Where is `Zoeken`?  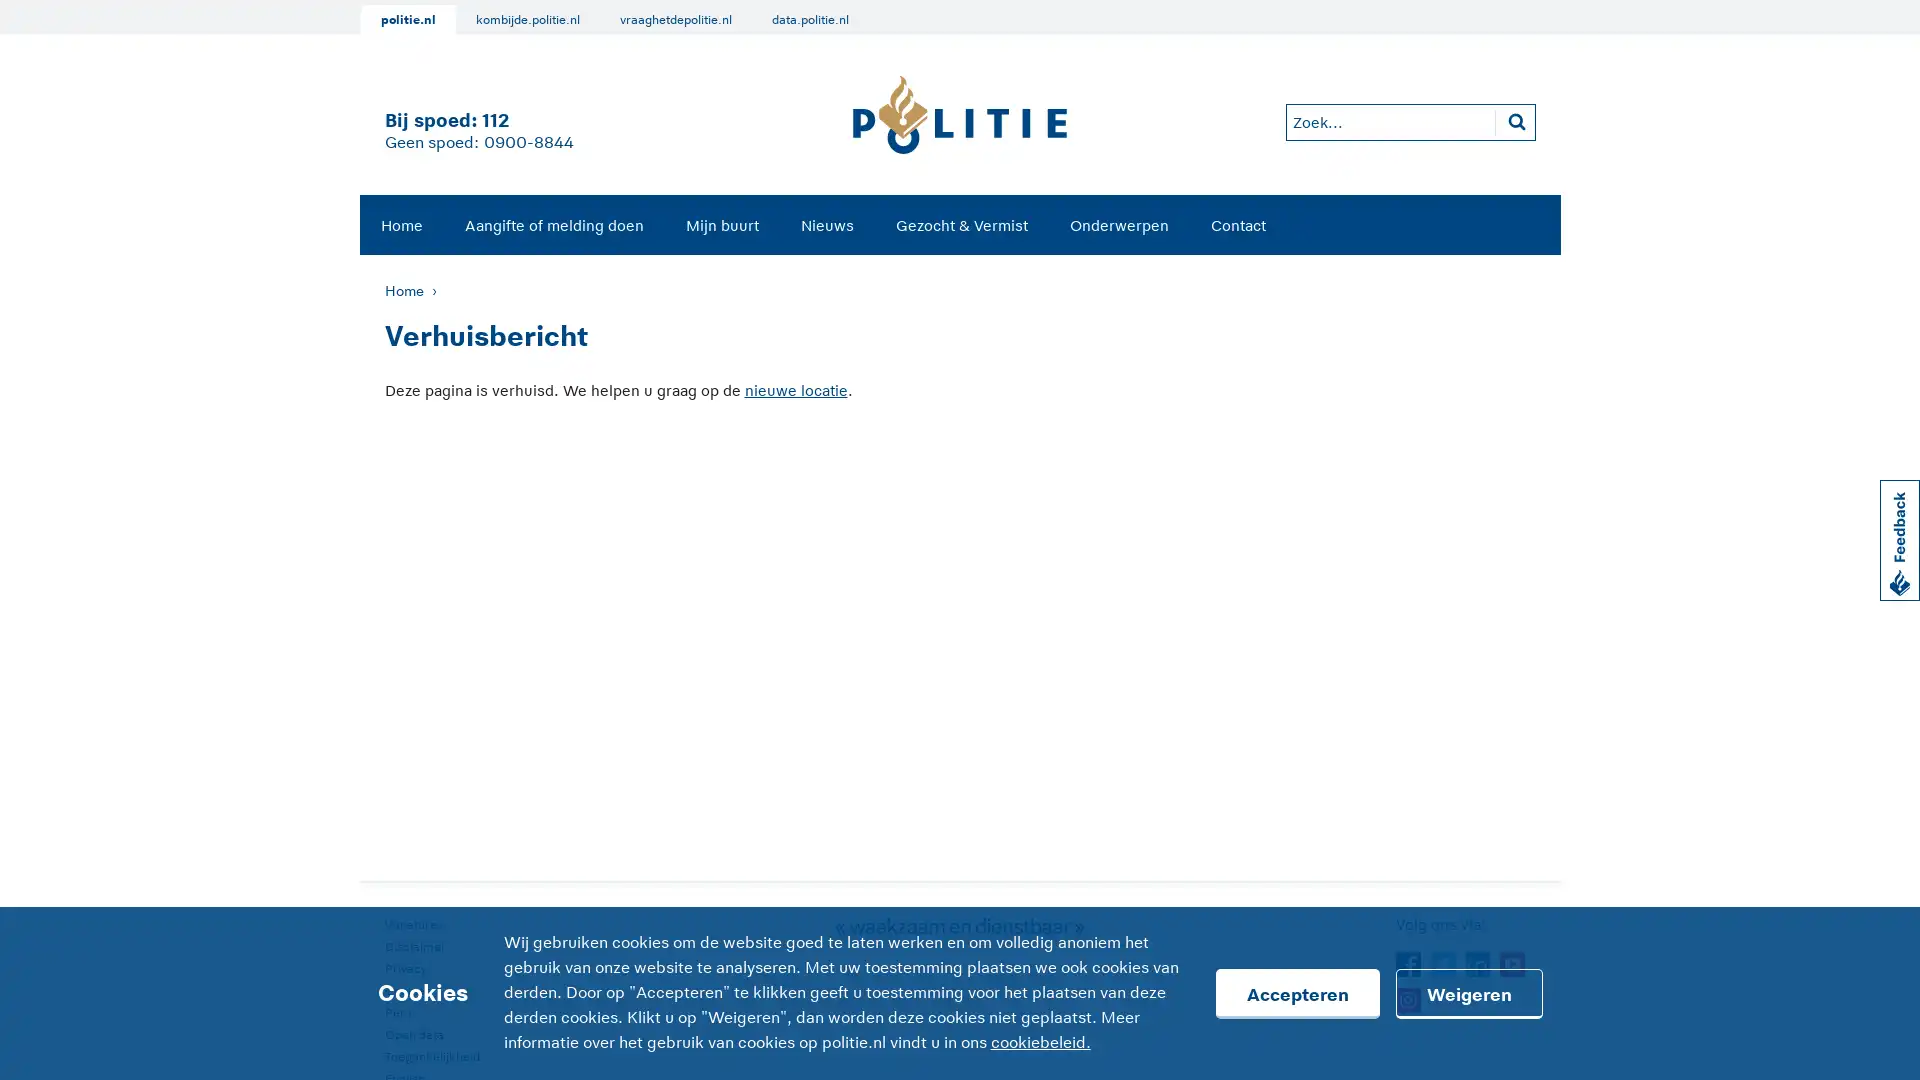 Zoeken is located at coordinates (1510, 122).